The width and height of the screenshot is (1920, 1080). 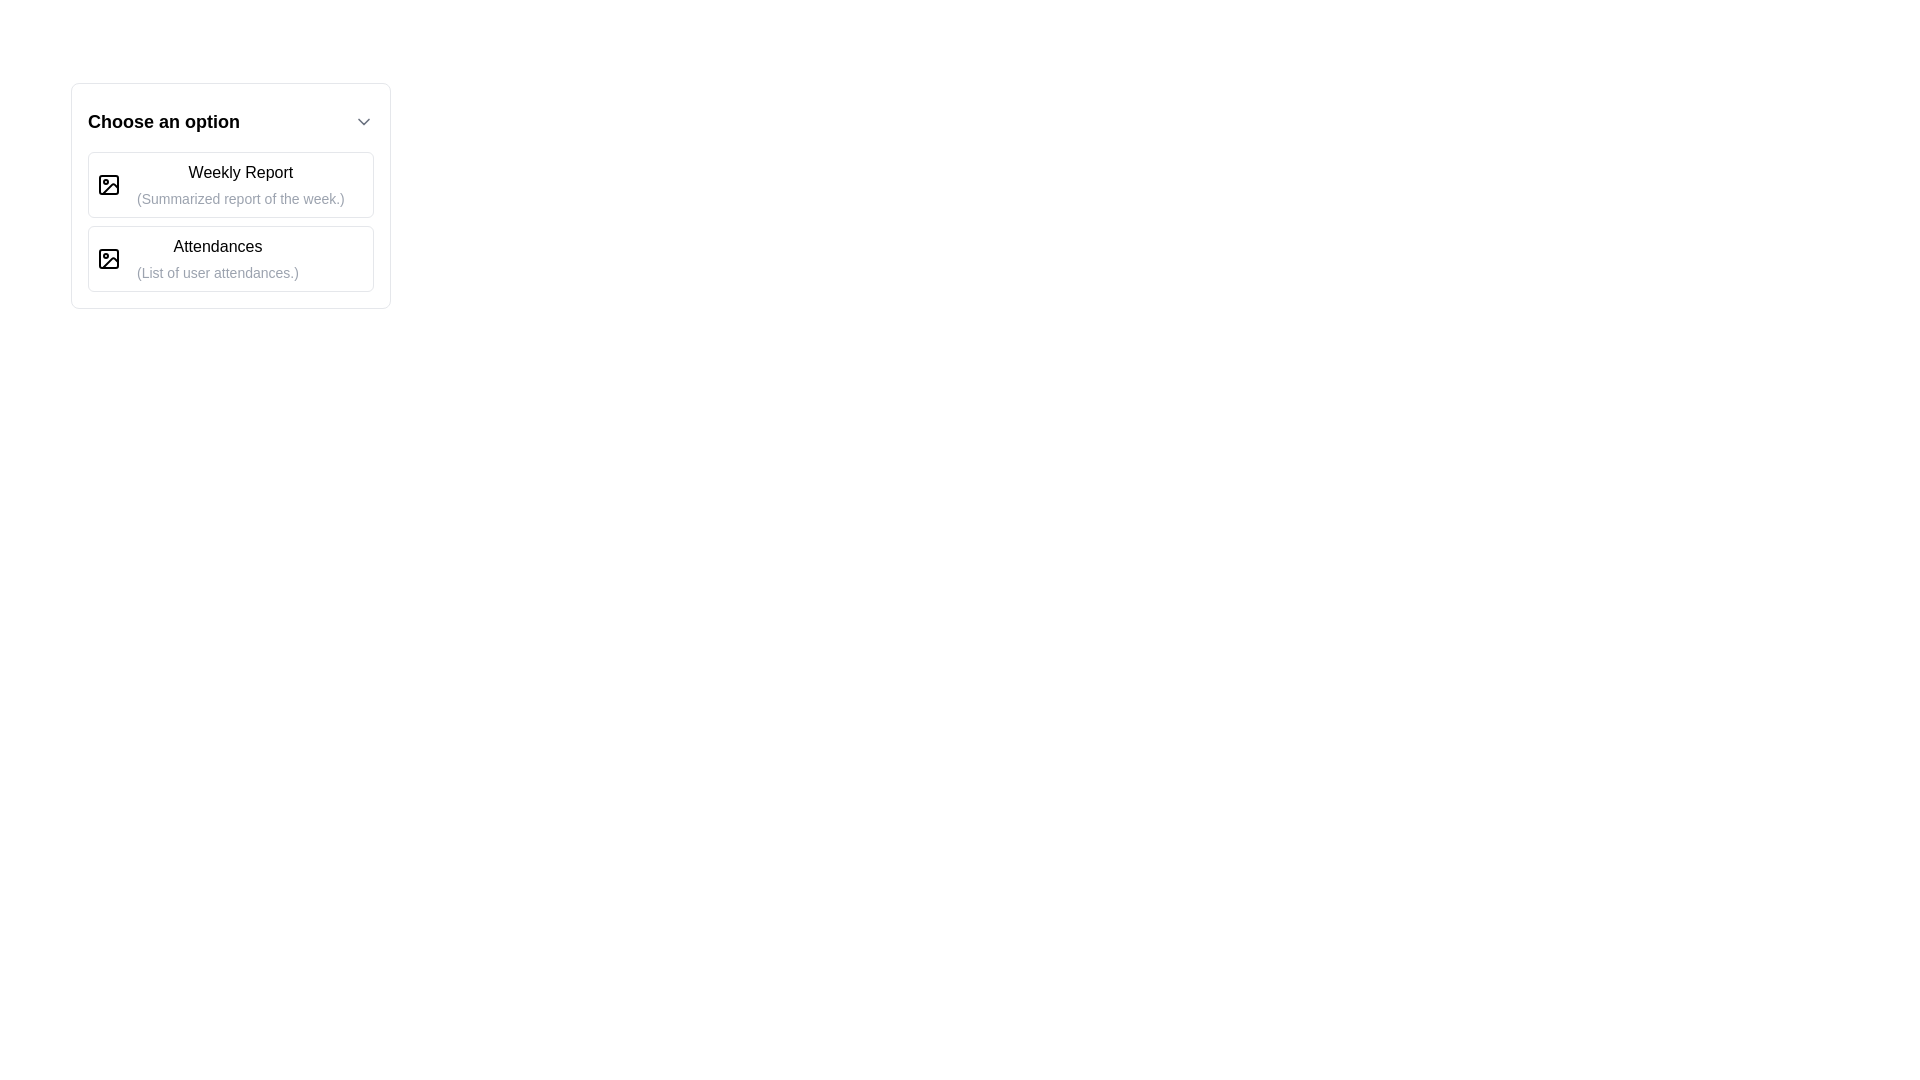 What do you see at coordinates (108, 257) in the screenshot?
I see `the icon resembling a square frame with rounded corners, containing a circular dot and an intersecting line, located to the left of the 'Attendances (List of user attendances.)' label` at bounding box center [108, 257].